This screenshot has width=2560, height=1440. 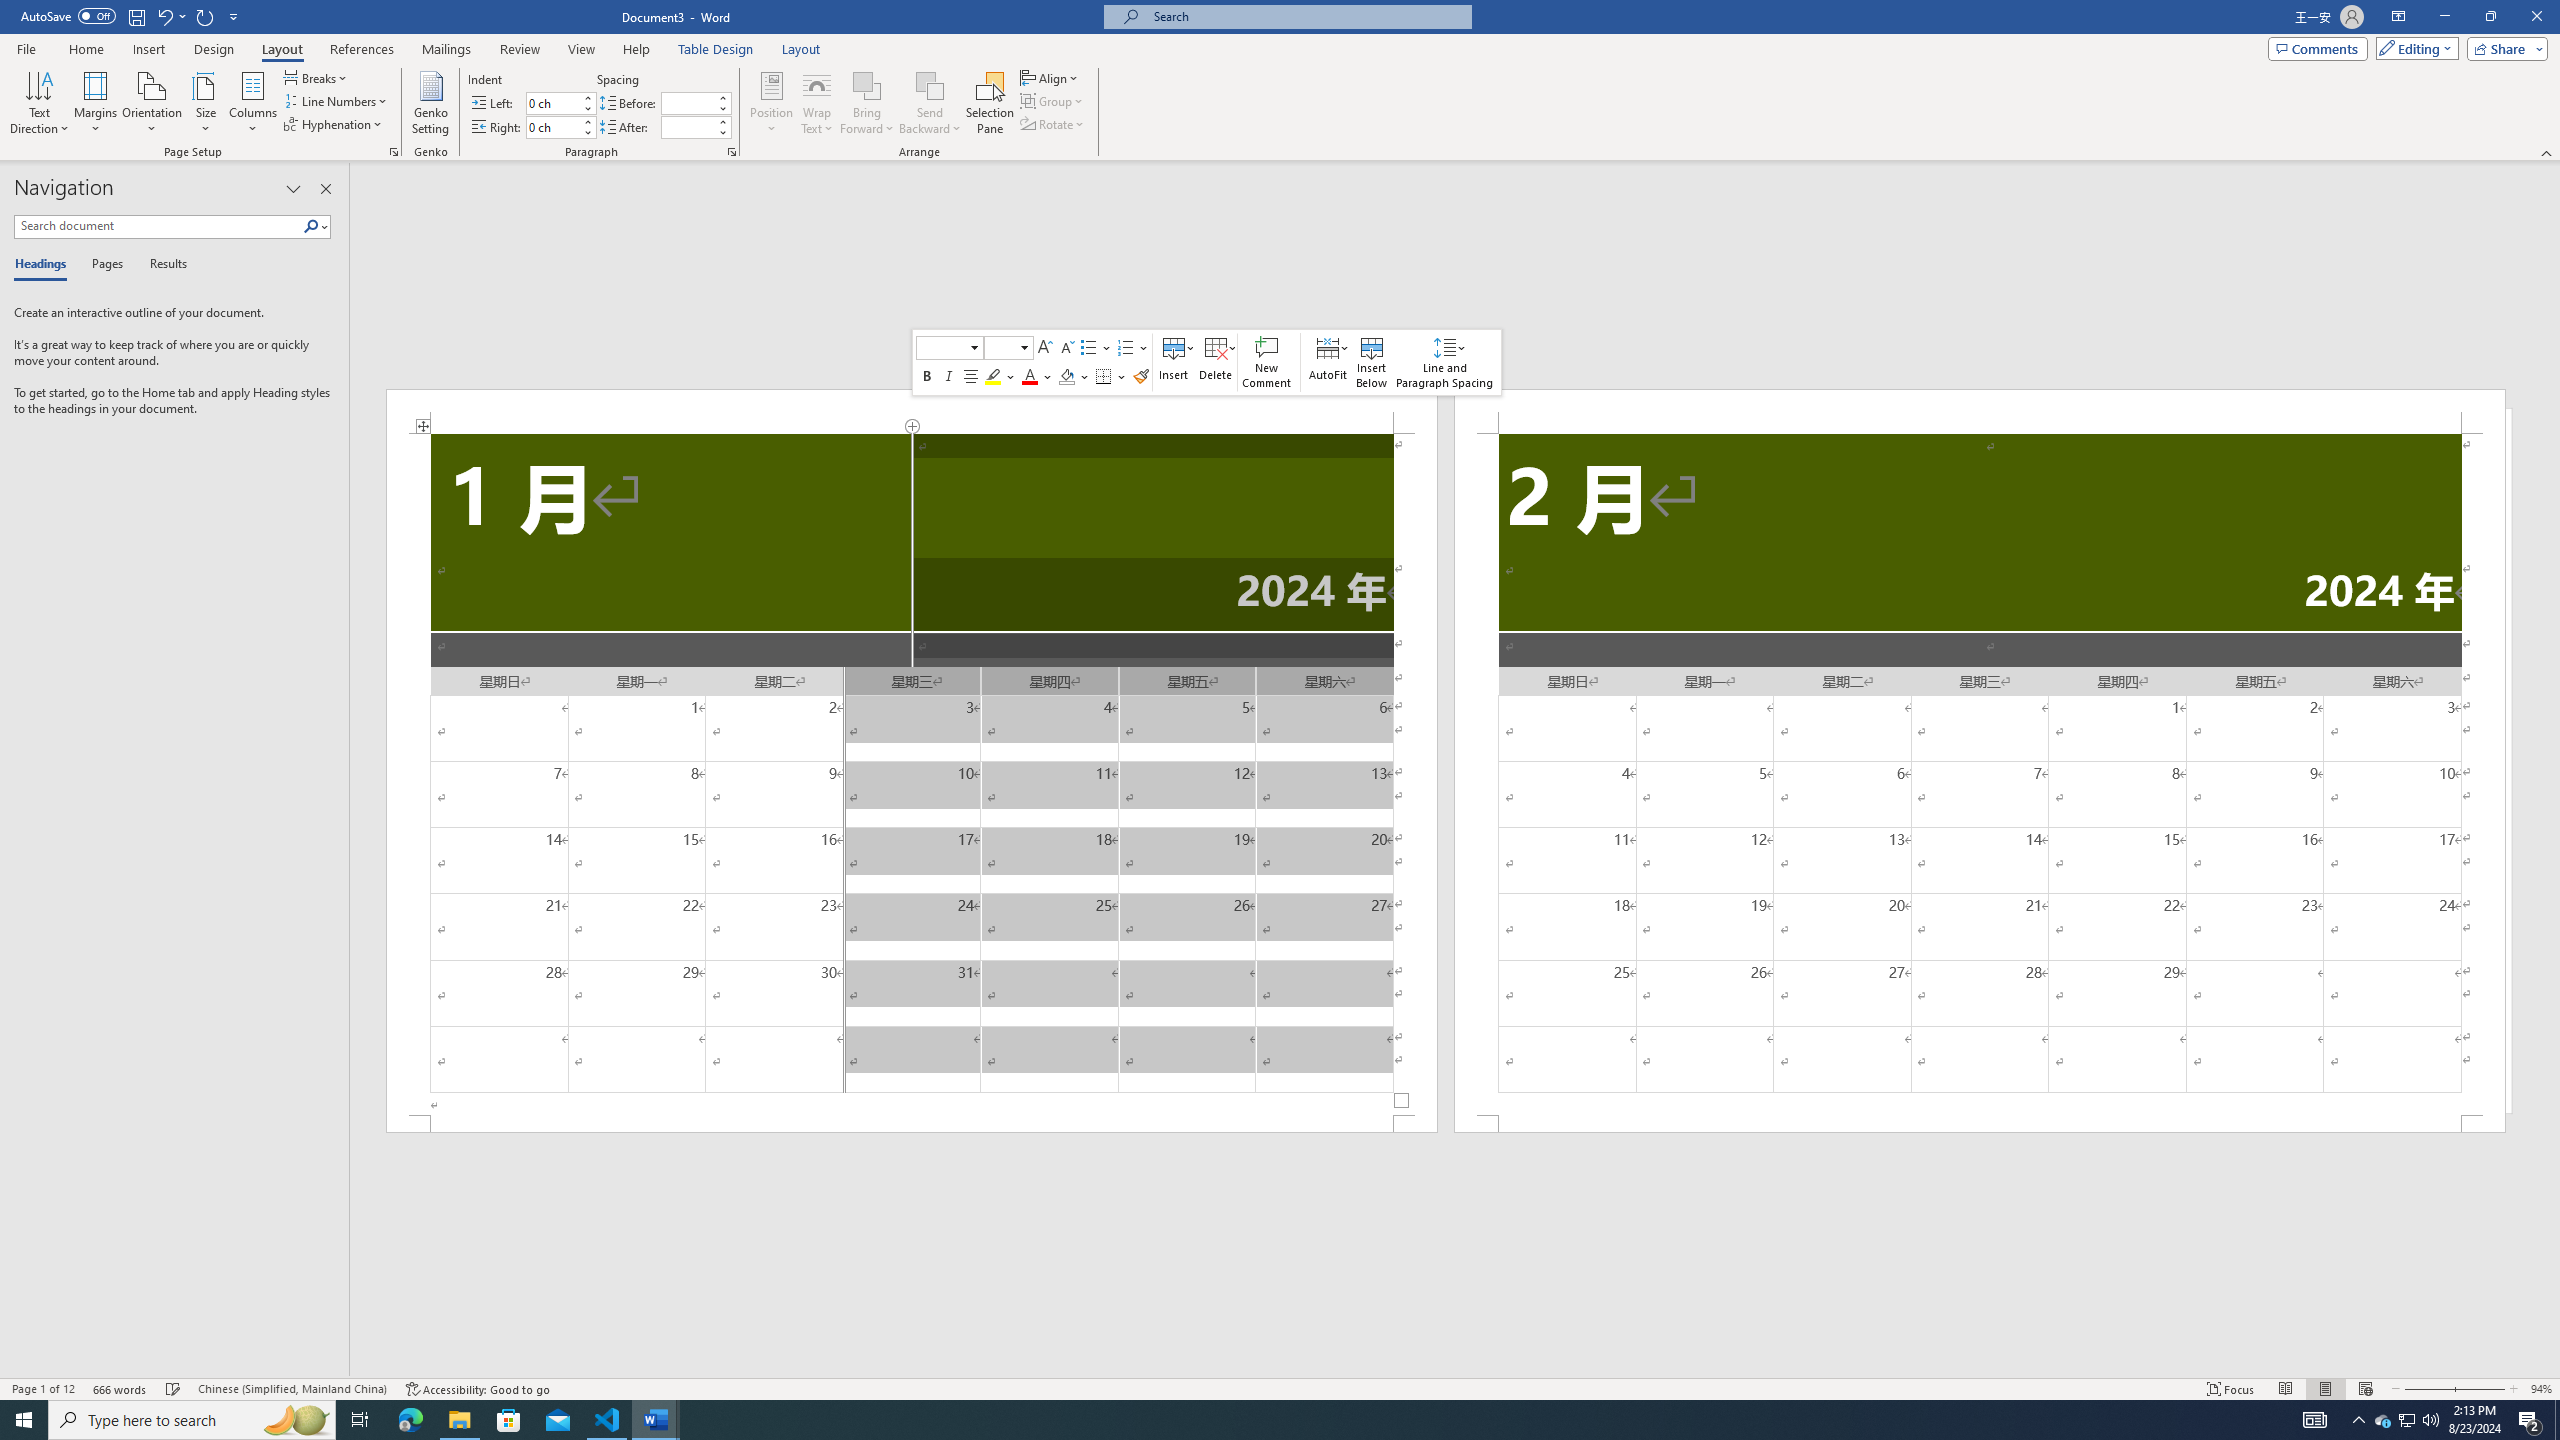 I want to click on 'Group', so click(x=1052, y=99).